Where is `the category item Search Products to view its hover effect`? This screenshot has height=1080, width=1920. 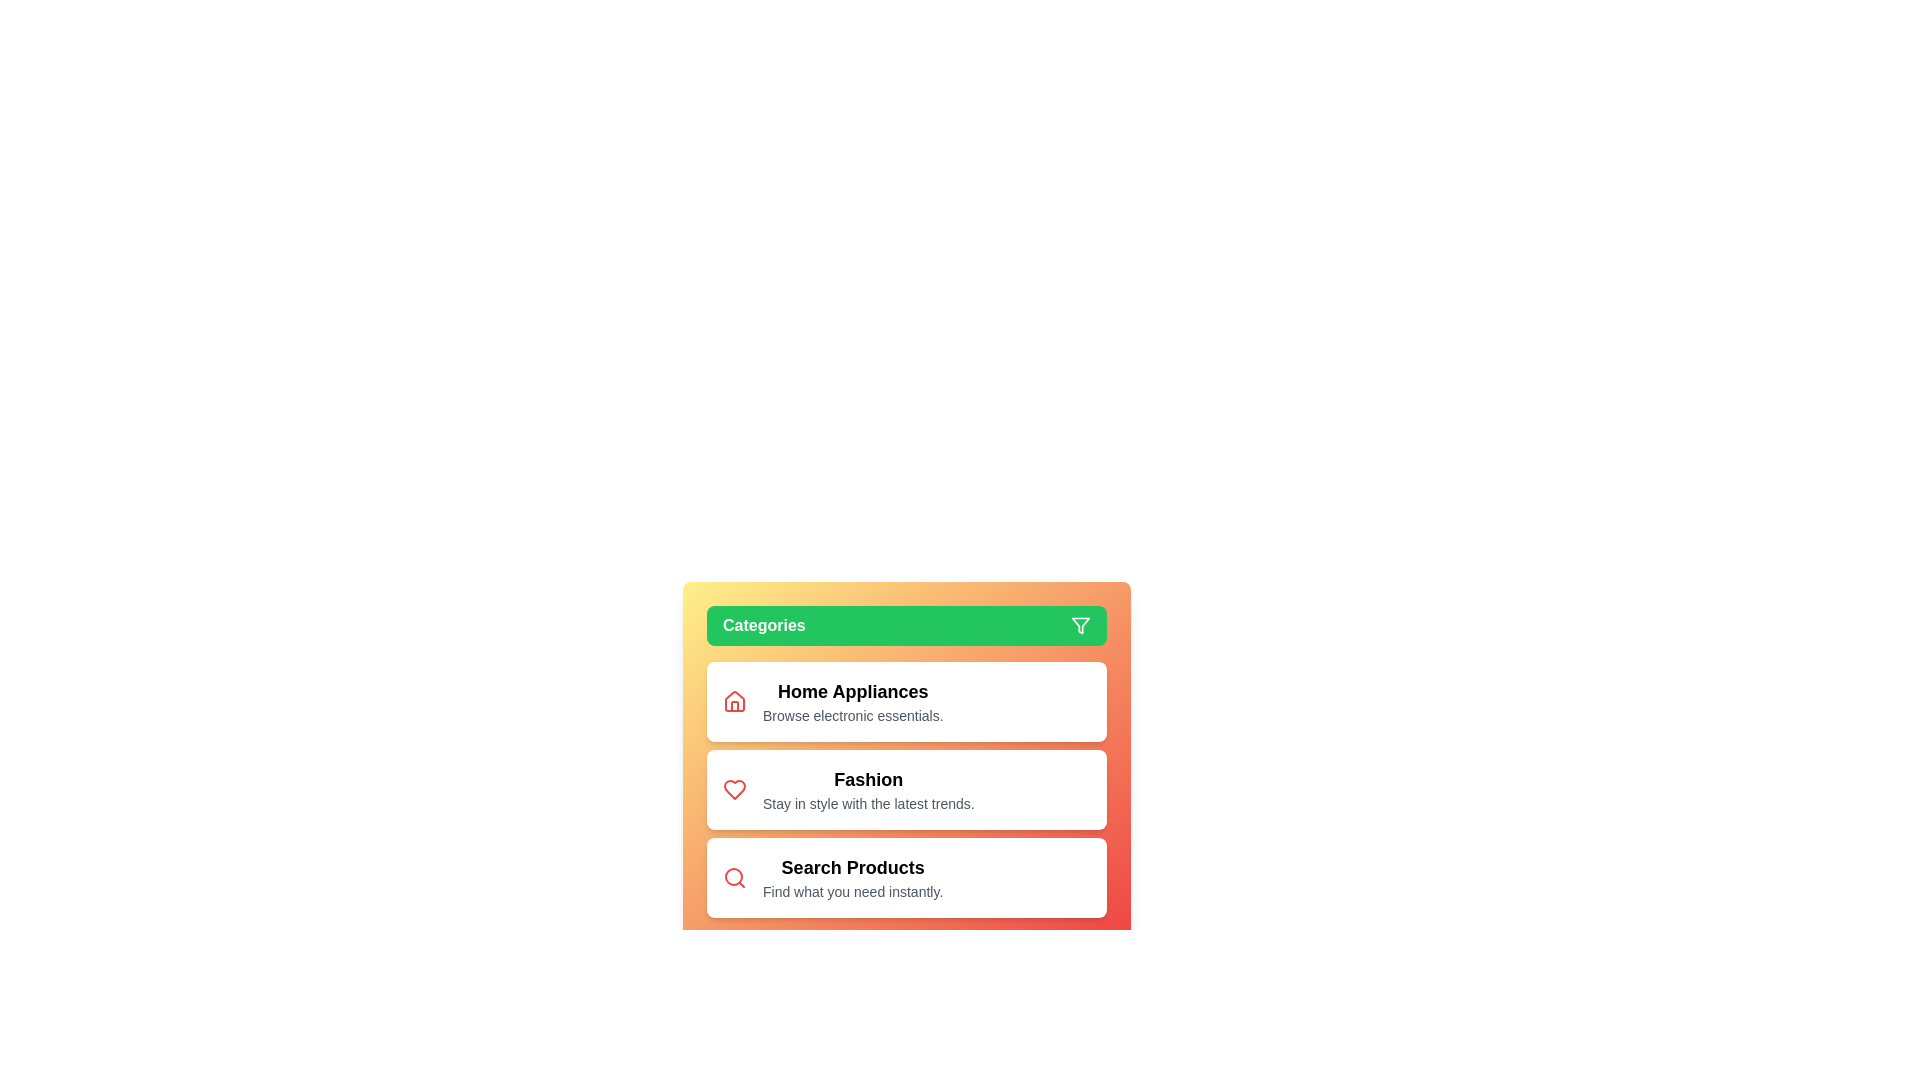
the category item Search Products to view its hover effect is located at coordinates (853, 877).